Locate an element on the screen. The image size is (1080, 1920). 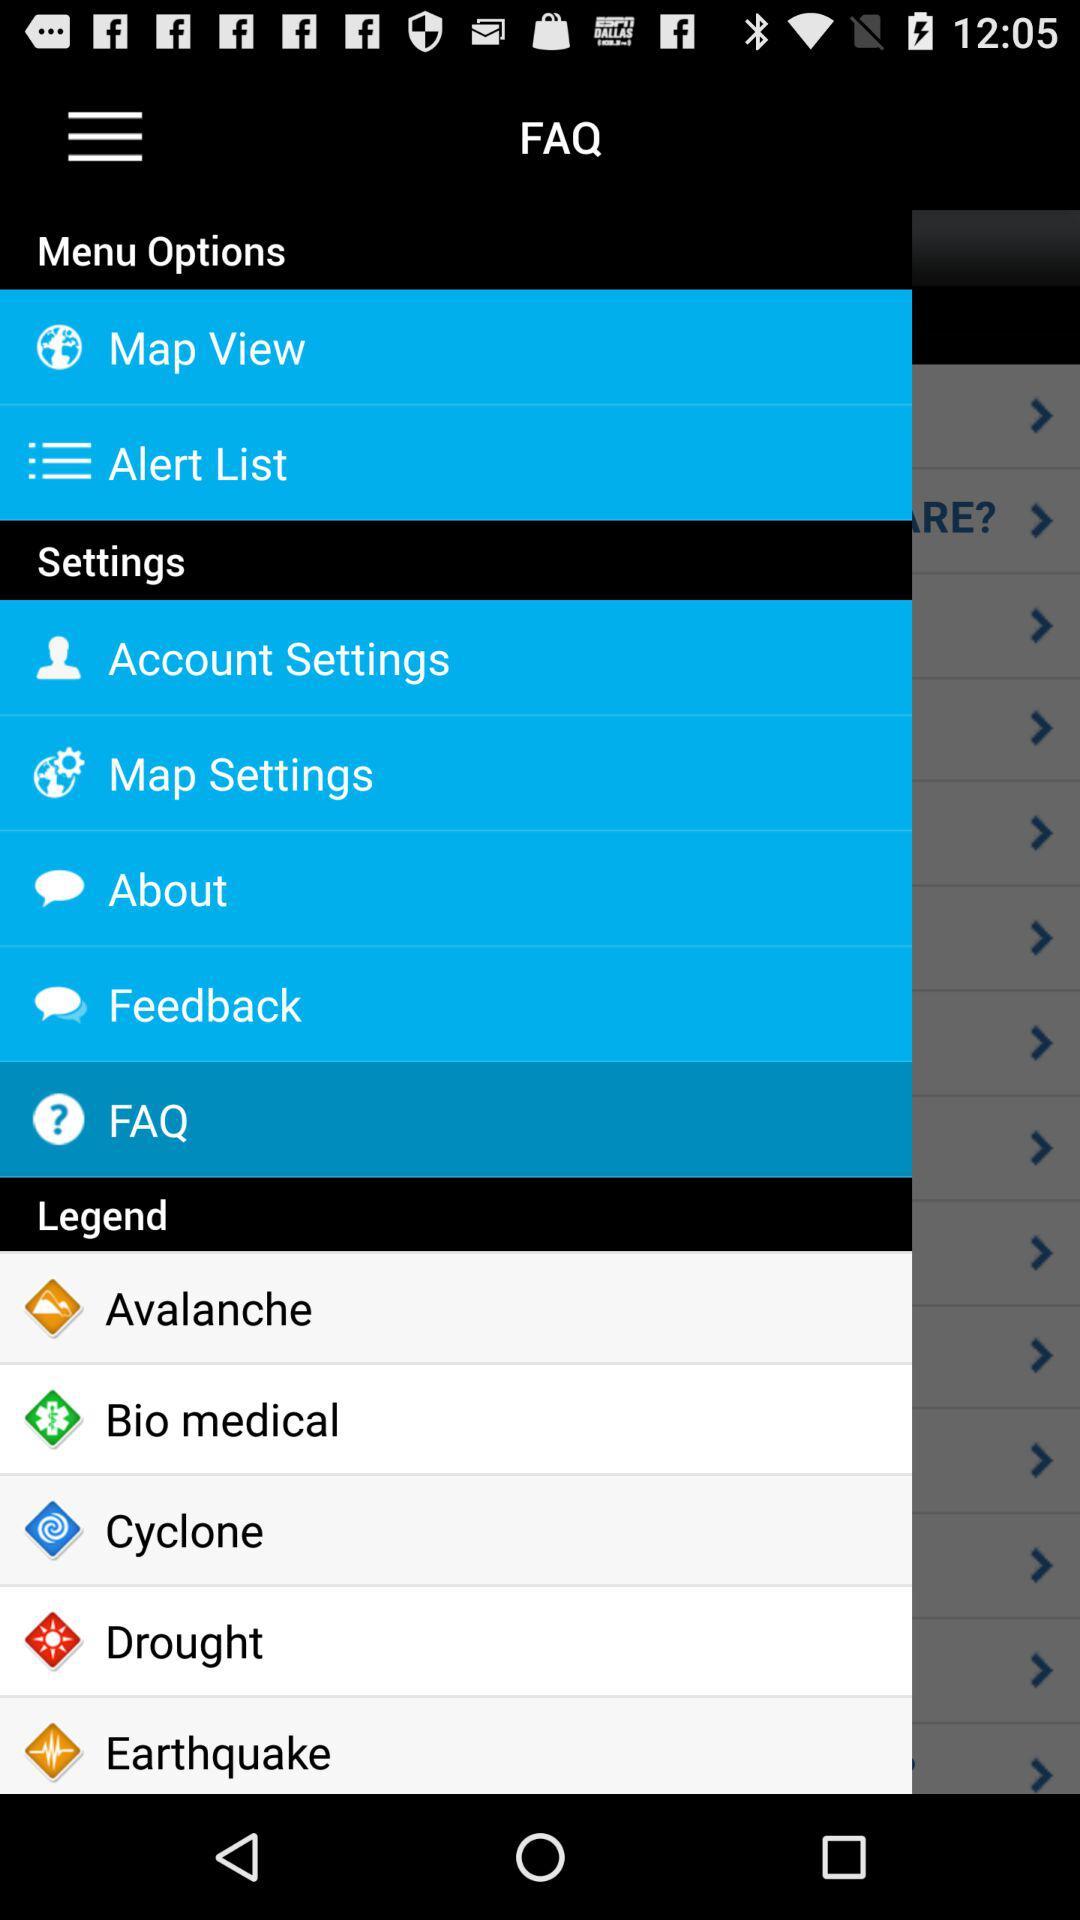
map settings is located at coordinates (455, 772).